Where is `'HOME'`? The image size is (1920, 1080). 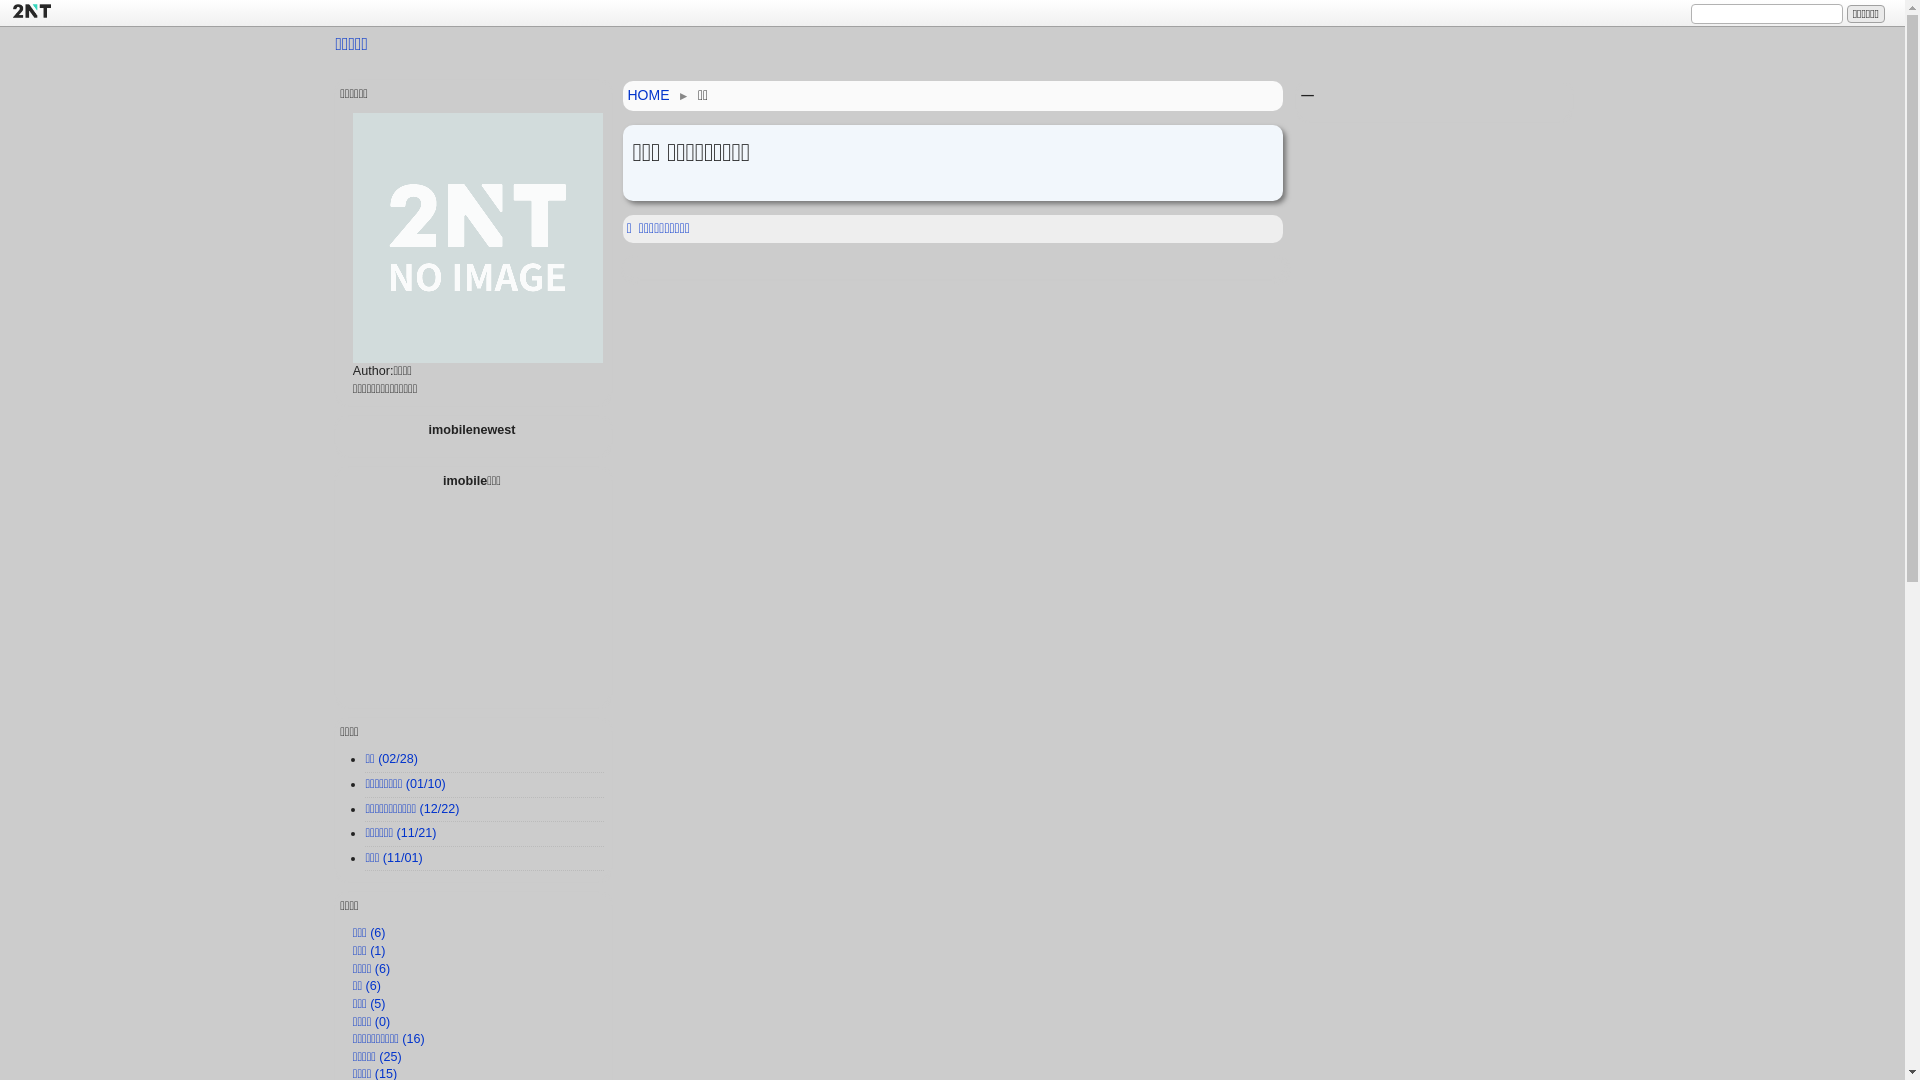 'HOME' is located at coordinates (627, 95).